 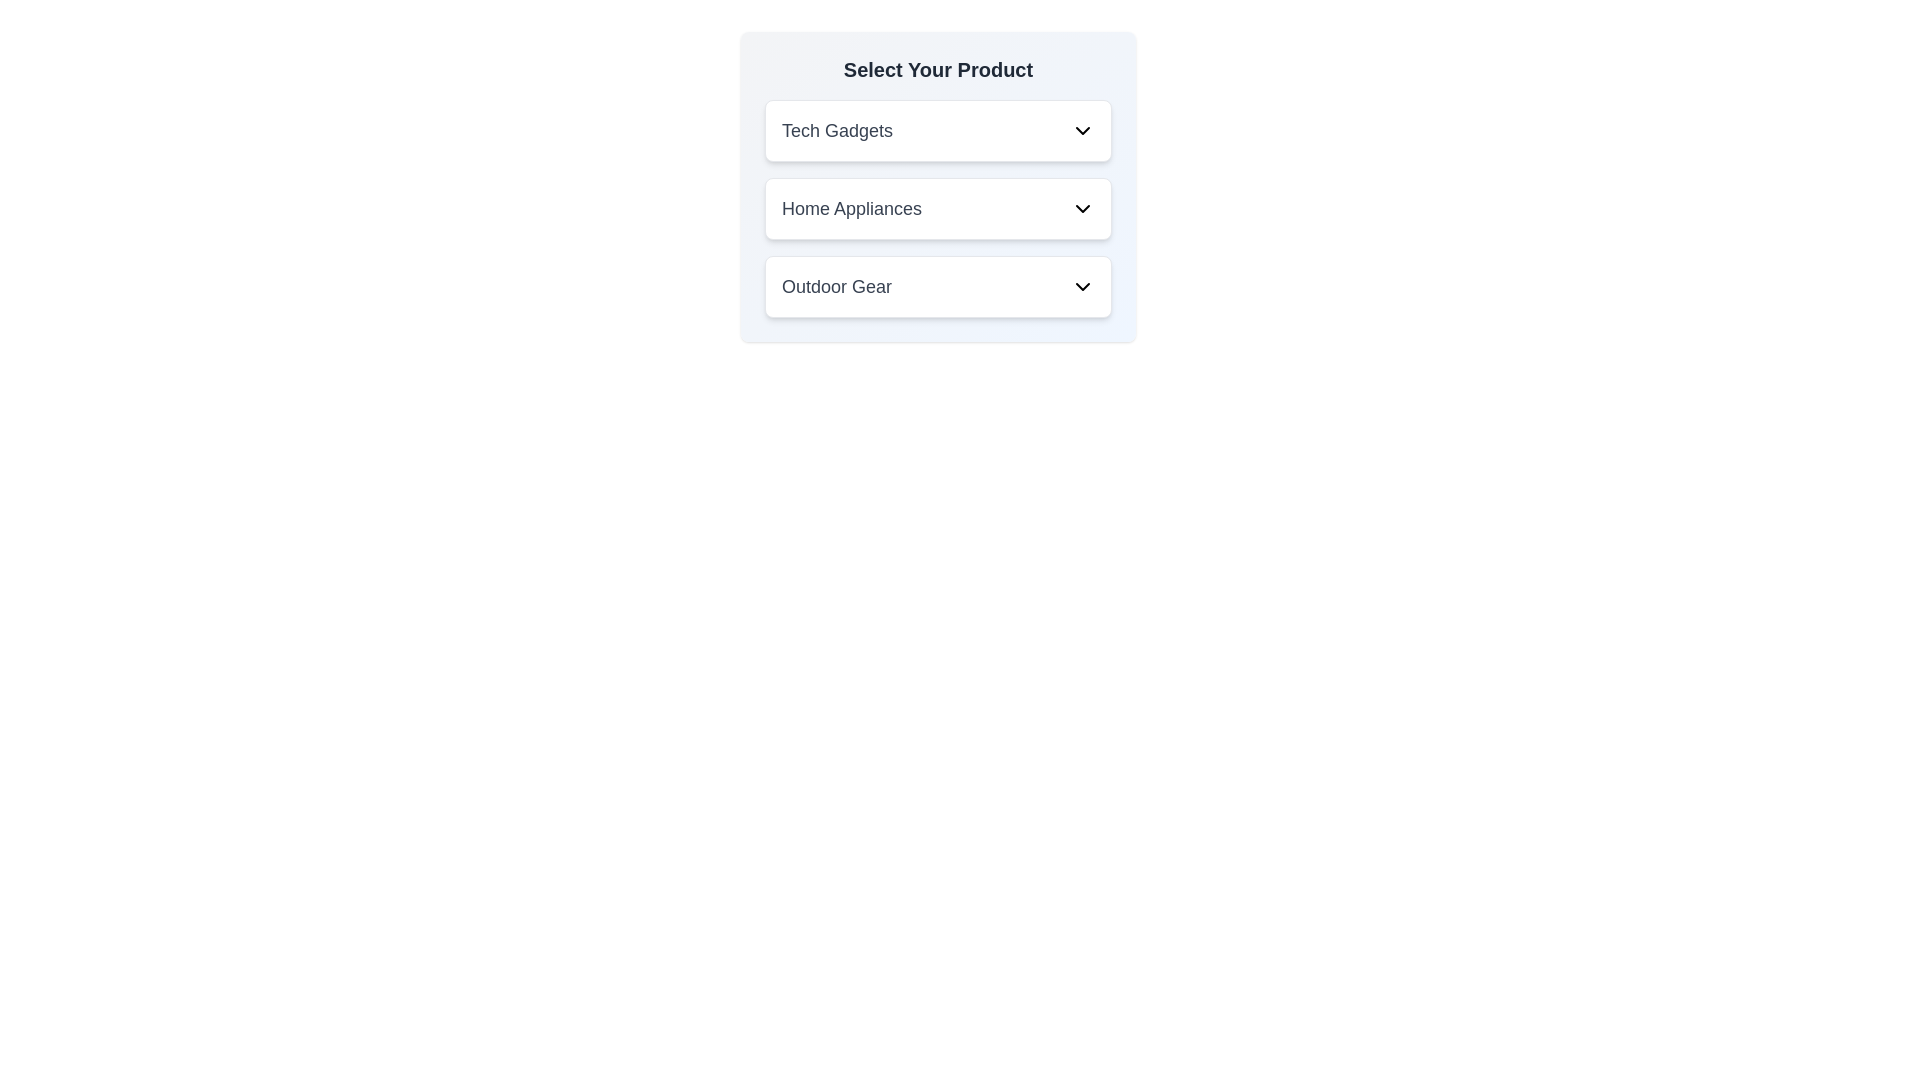 I want to click on the 'Home Appliances' text label, which is part of a button-like structure in a vertical list of selectable options, so click(x=852, y=208).